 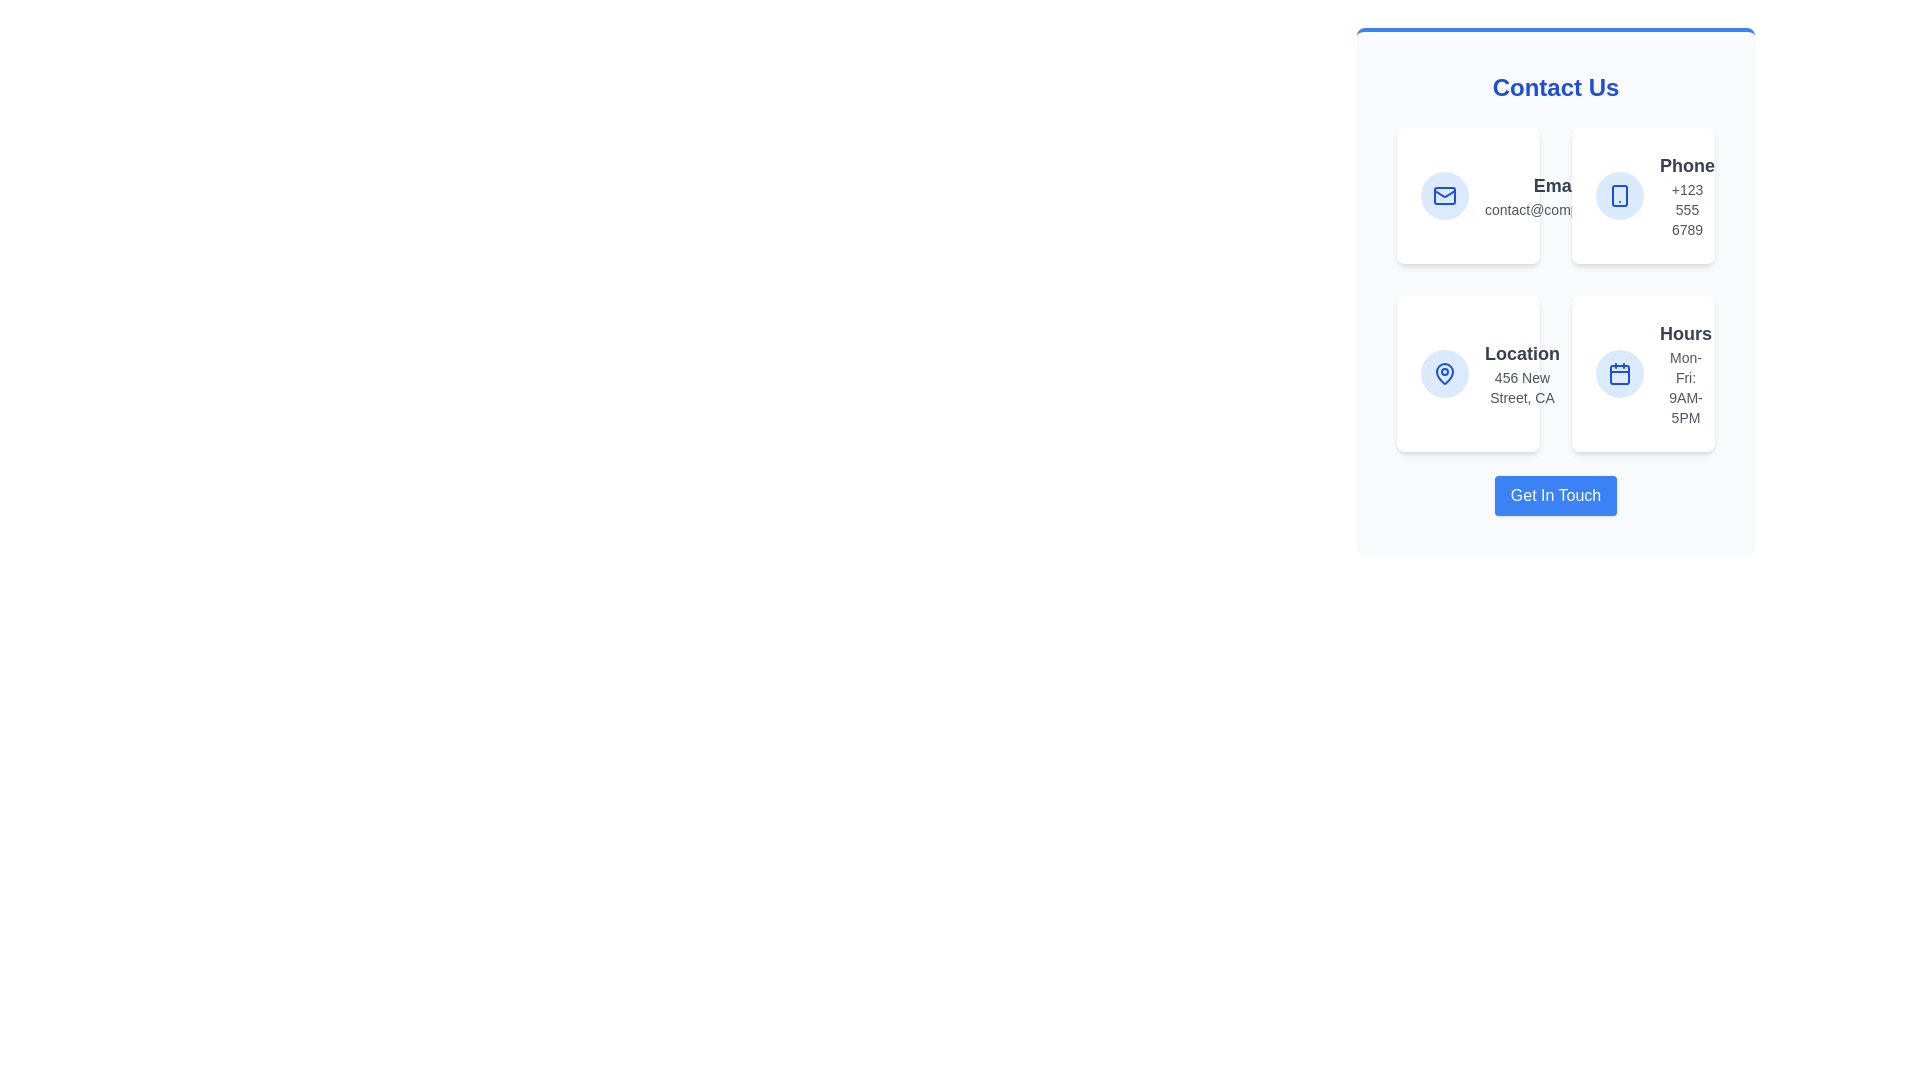 I want to click on the blue outlined map pin icon within the 'Location' button, so click(x=1444, y=374).